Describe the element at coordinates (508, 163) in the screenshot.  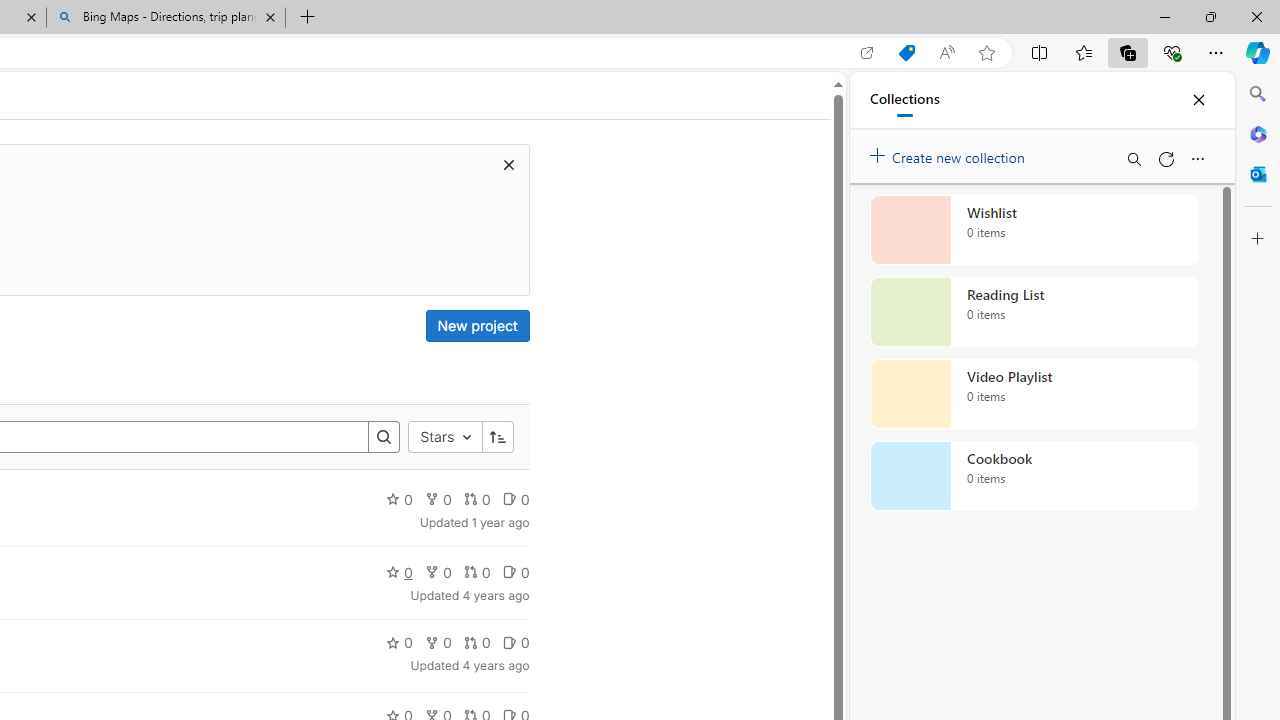
I see `'Class: s16 gl-icon gl-button-icon '` at that location.